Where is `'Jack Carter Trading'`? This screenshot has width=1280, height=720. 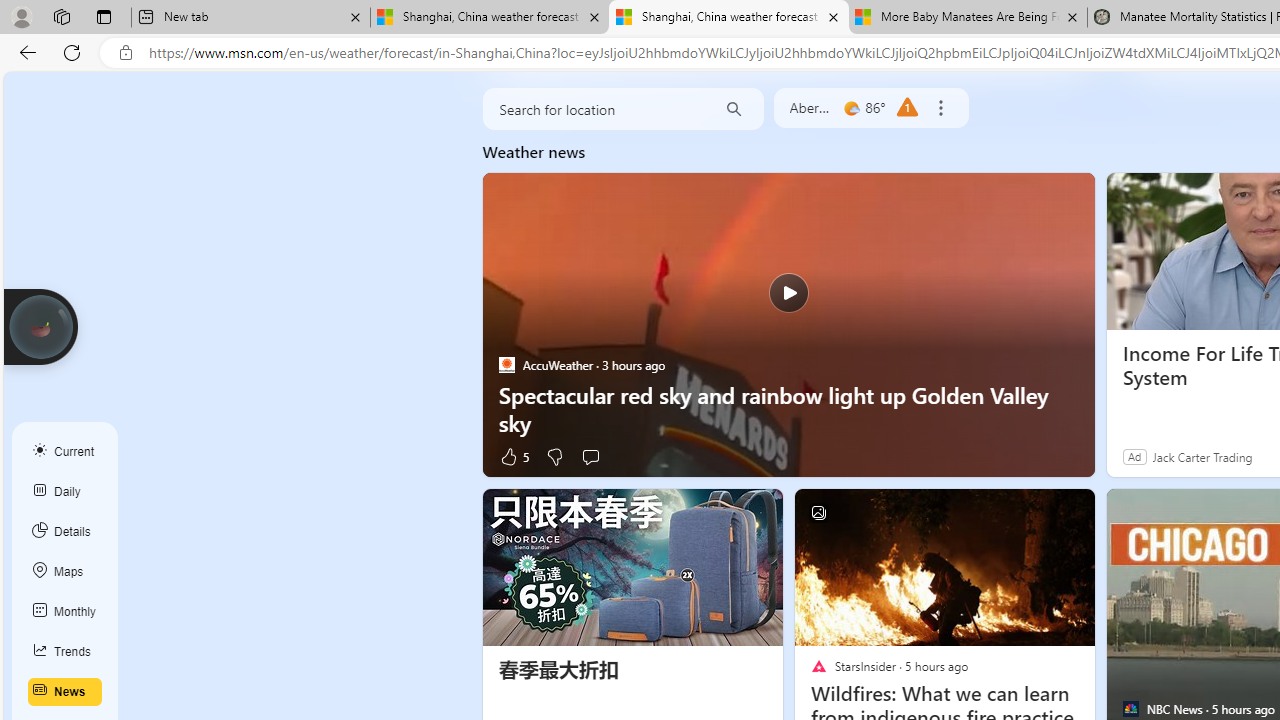 'Jack Carter Trading' is located at coordinates (1201, 456).